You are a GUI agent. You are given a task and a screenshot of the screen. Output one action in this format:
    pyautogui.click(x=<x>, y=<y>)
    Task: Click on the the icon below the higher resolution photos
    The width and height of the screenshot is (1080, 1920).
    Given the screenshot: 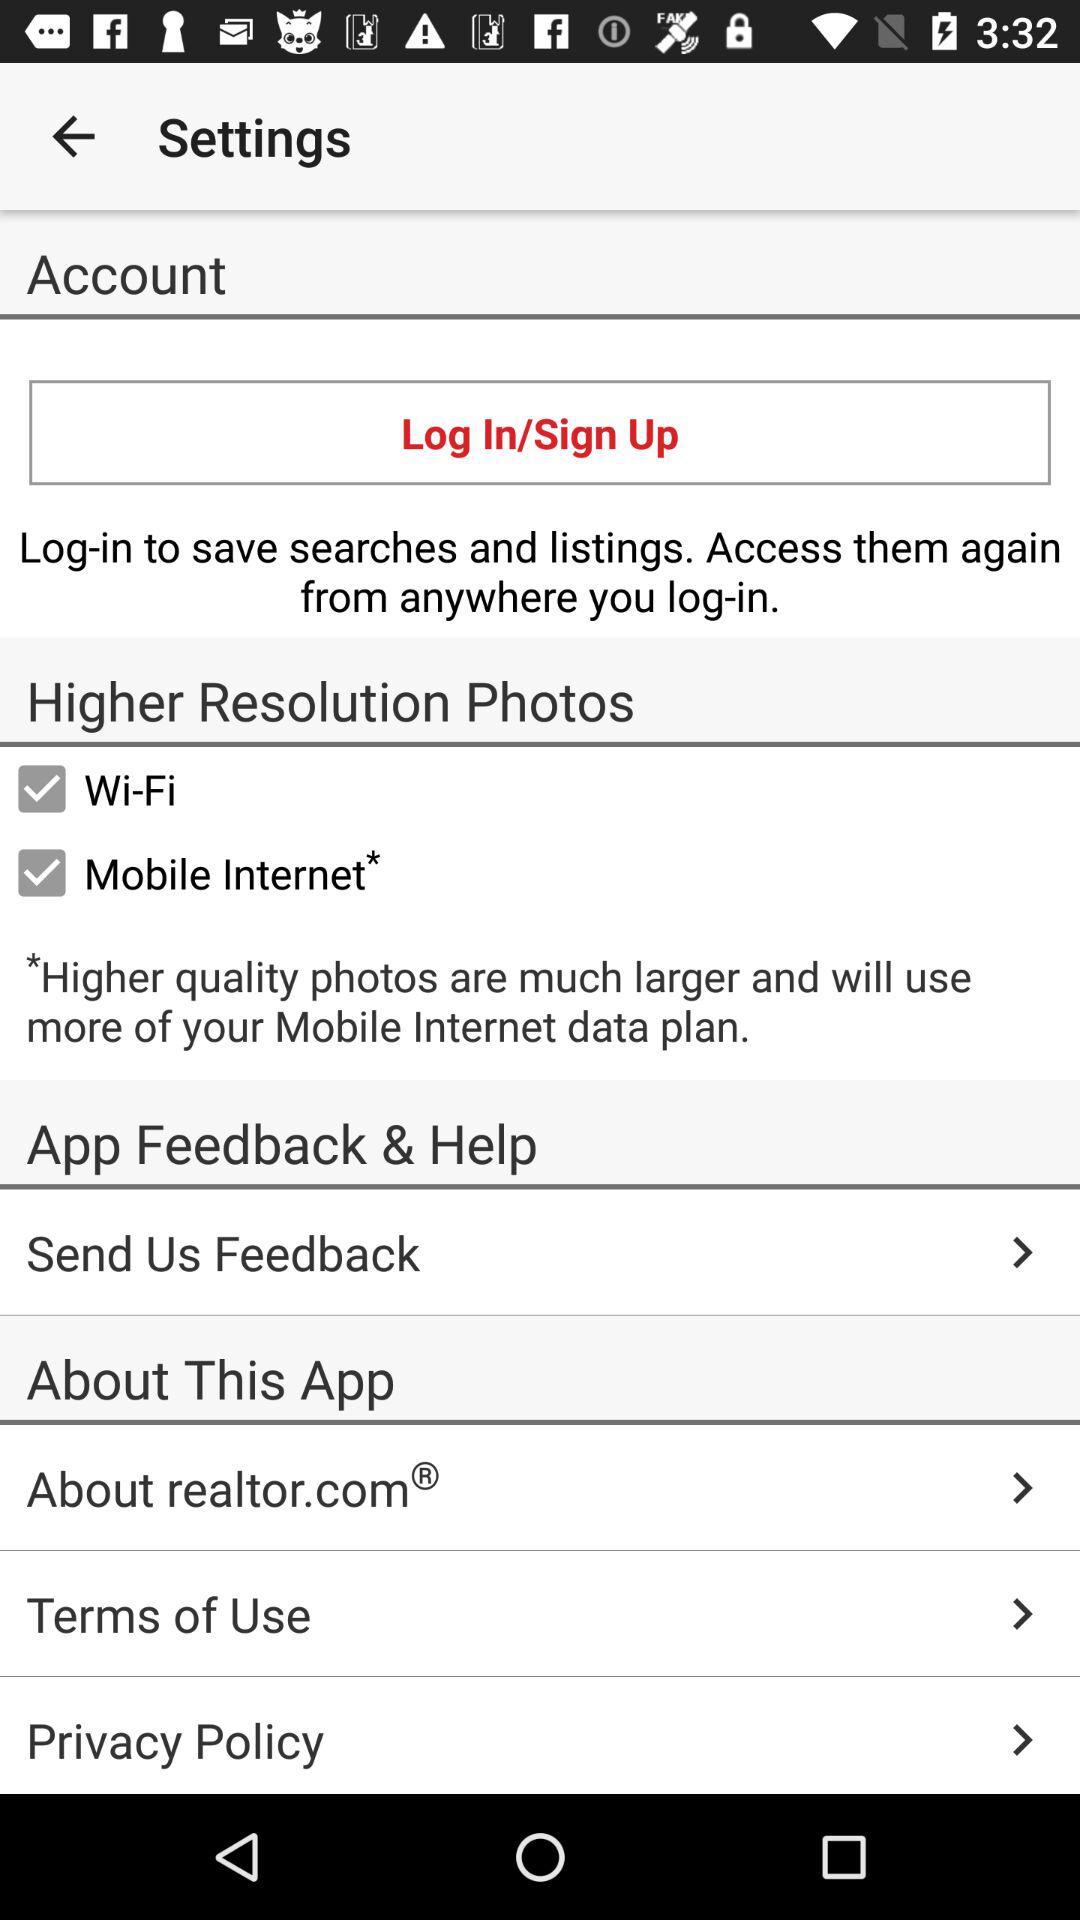 What is the action you would take?
    pyautogui.click(x=95, y=787)
    